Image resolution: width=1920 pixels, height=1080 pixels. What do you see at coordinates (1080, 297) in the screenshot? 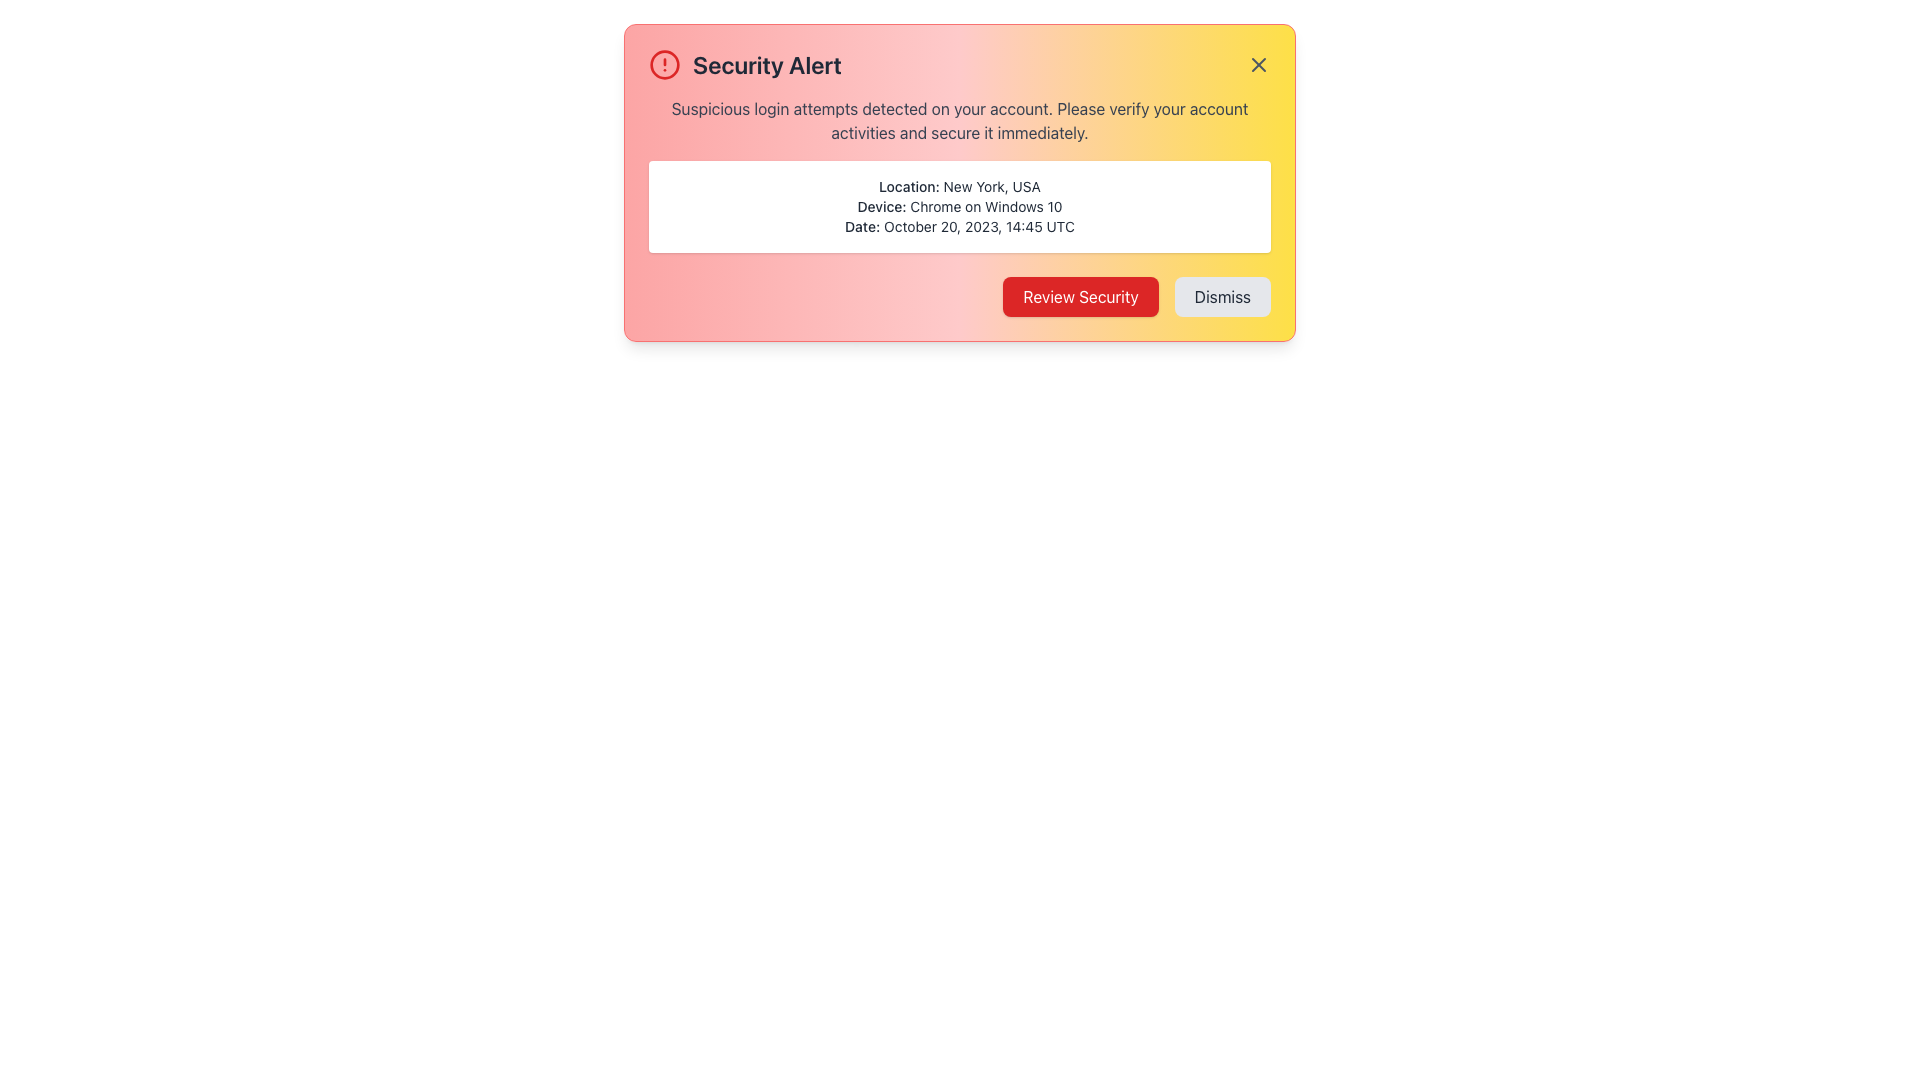
I see `the security review call-to-action button located in the bottom-right section of the alert box, positioned to the left of the 'Dismiss' button` at bounding box center [1080, 297].